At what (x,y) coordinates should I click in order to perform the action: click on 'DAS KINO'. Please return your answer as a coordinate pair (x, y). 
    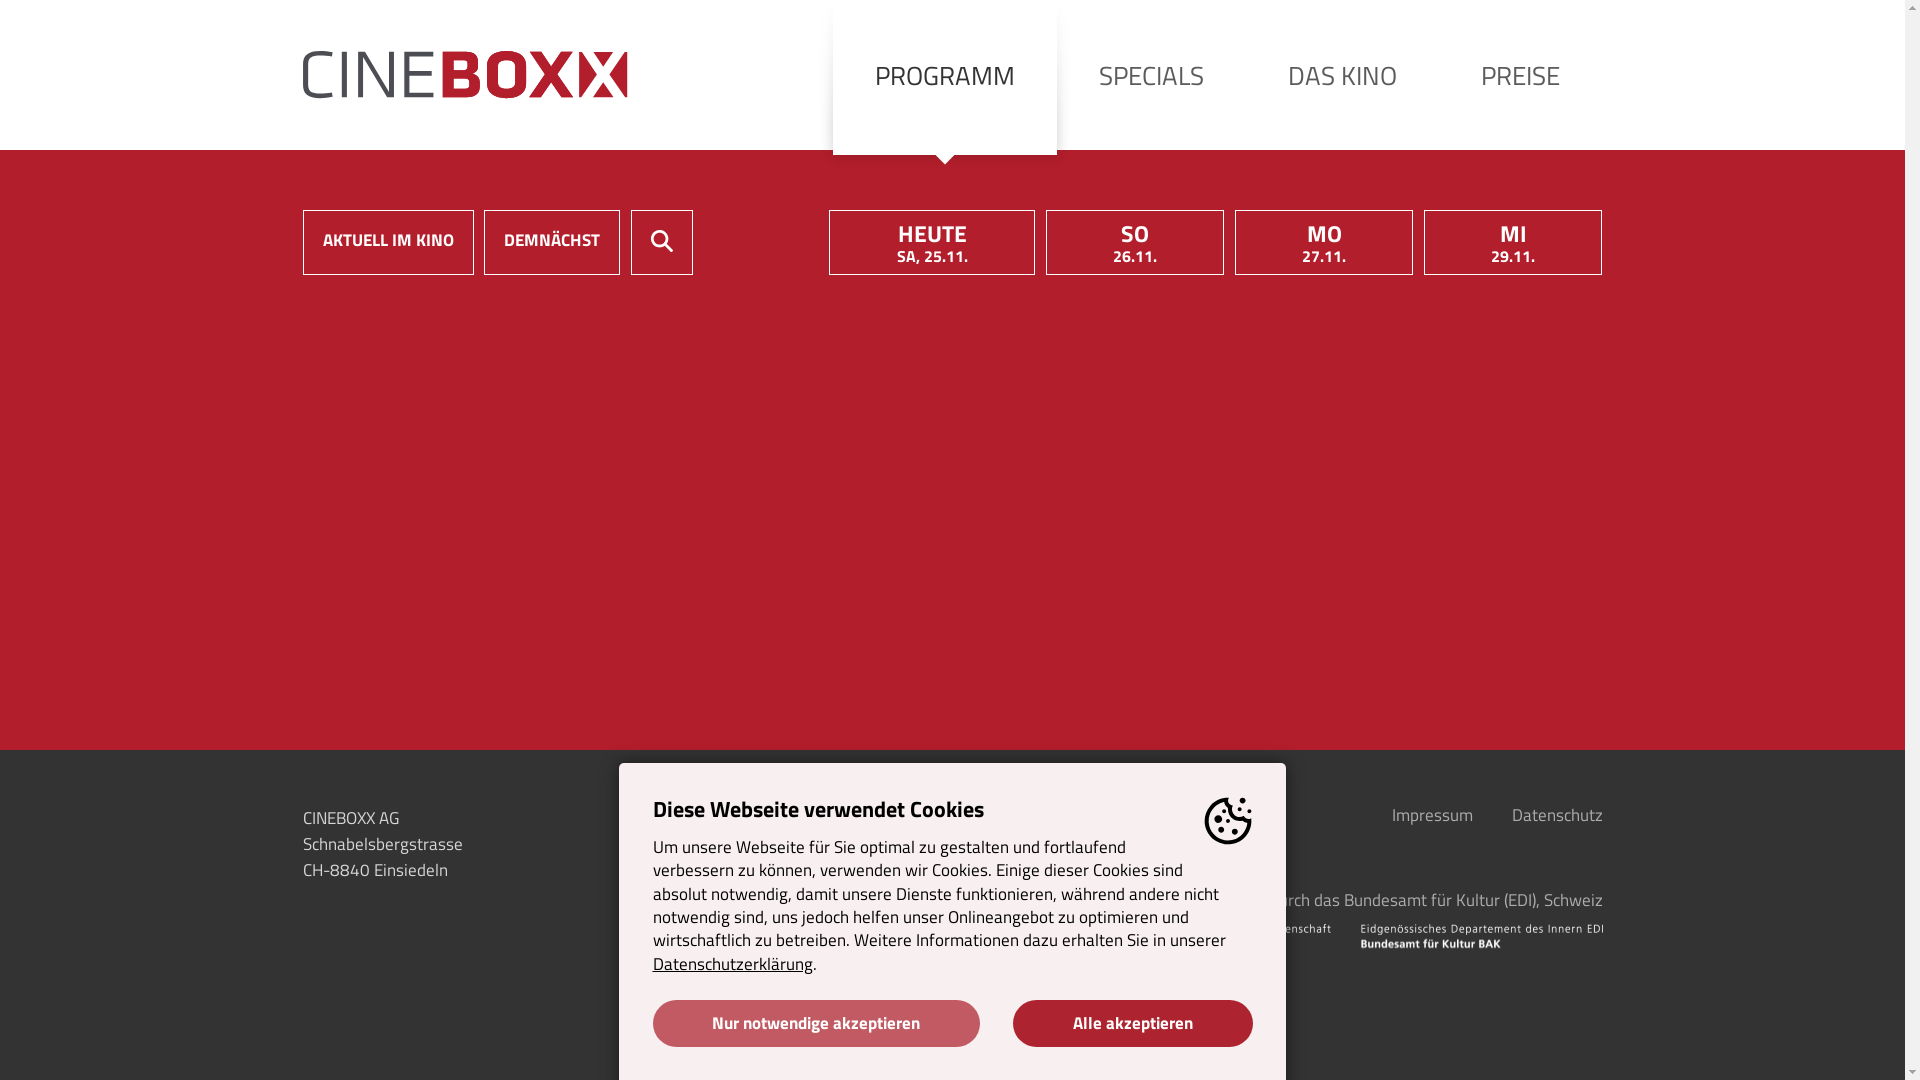
    Looking at the image, I should click on (1342, 73).